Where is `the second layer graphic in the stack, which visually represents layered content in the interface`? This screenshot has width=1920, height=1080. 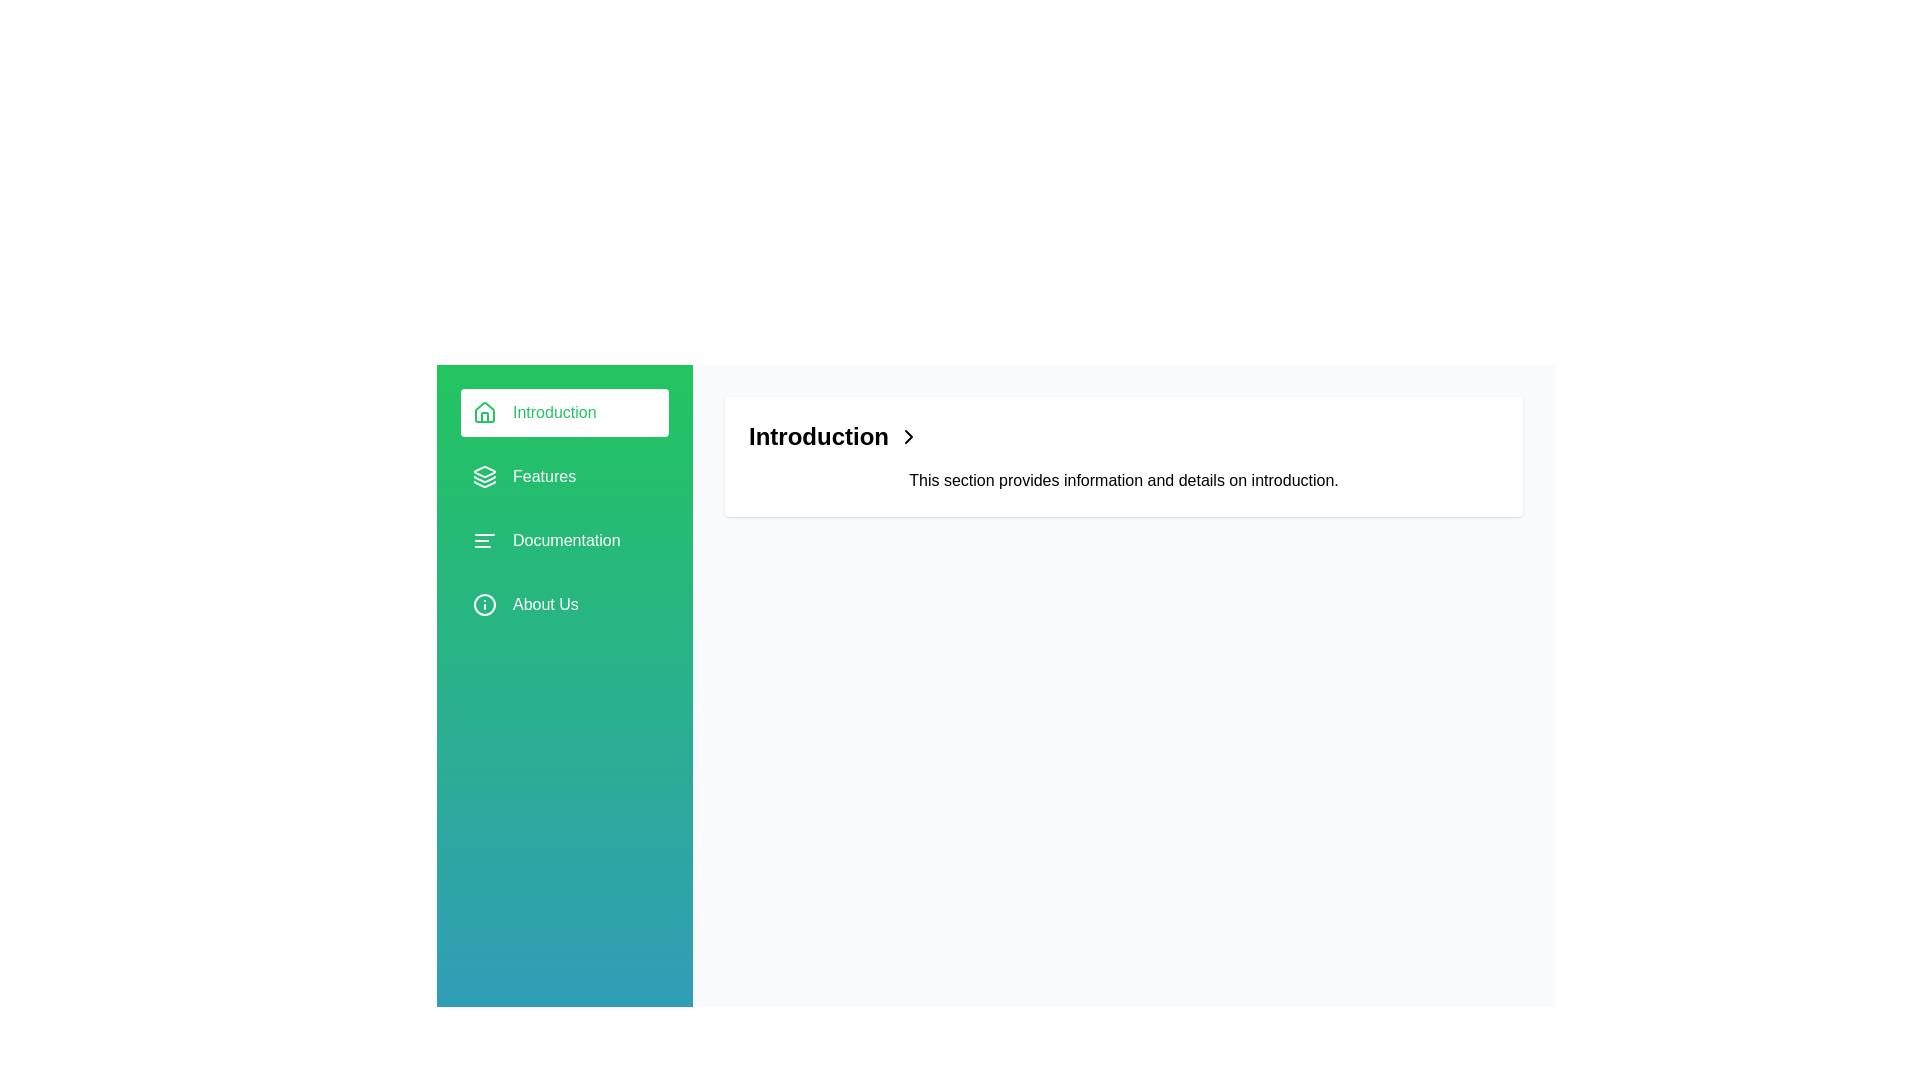
the second layer graphic in the stack, which visually represents layered content in the interface is located at coordinates (484, 479).